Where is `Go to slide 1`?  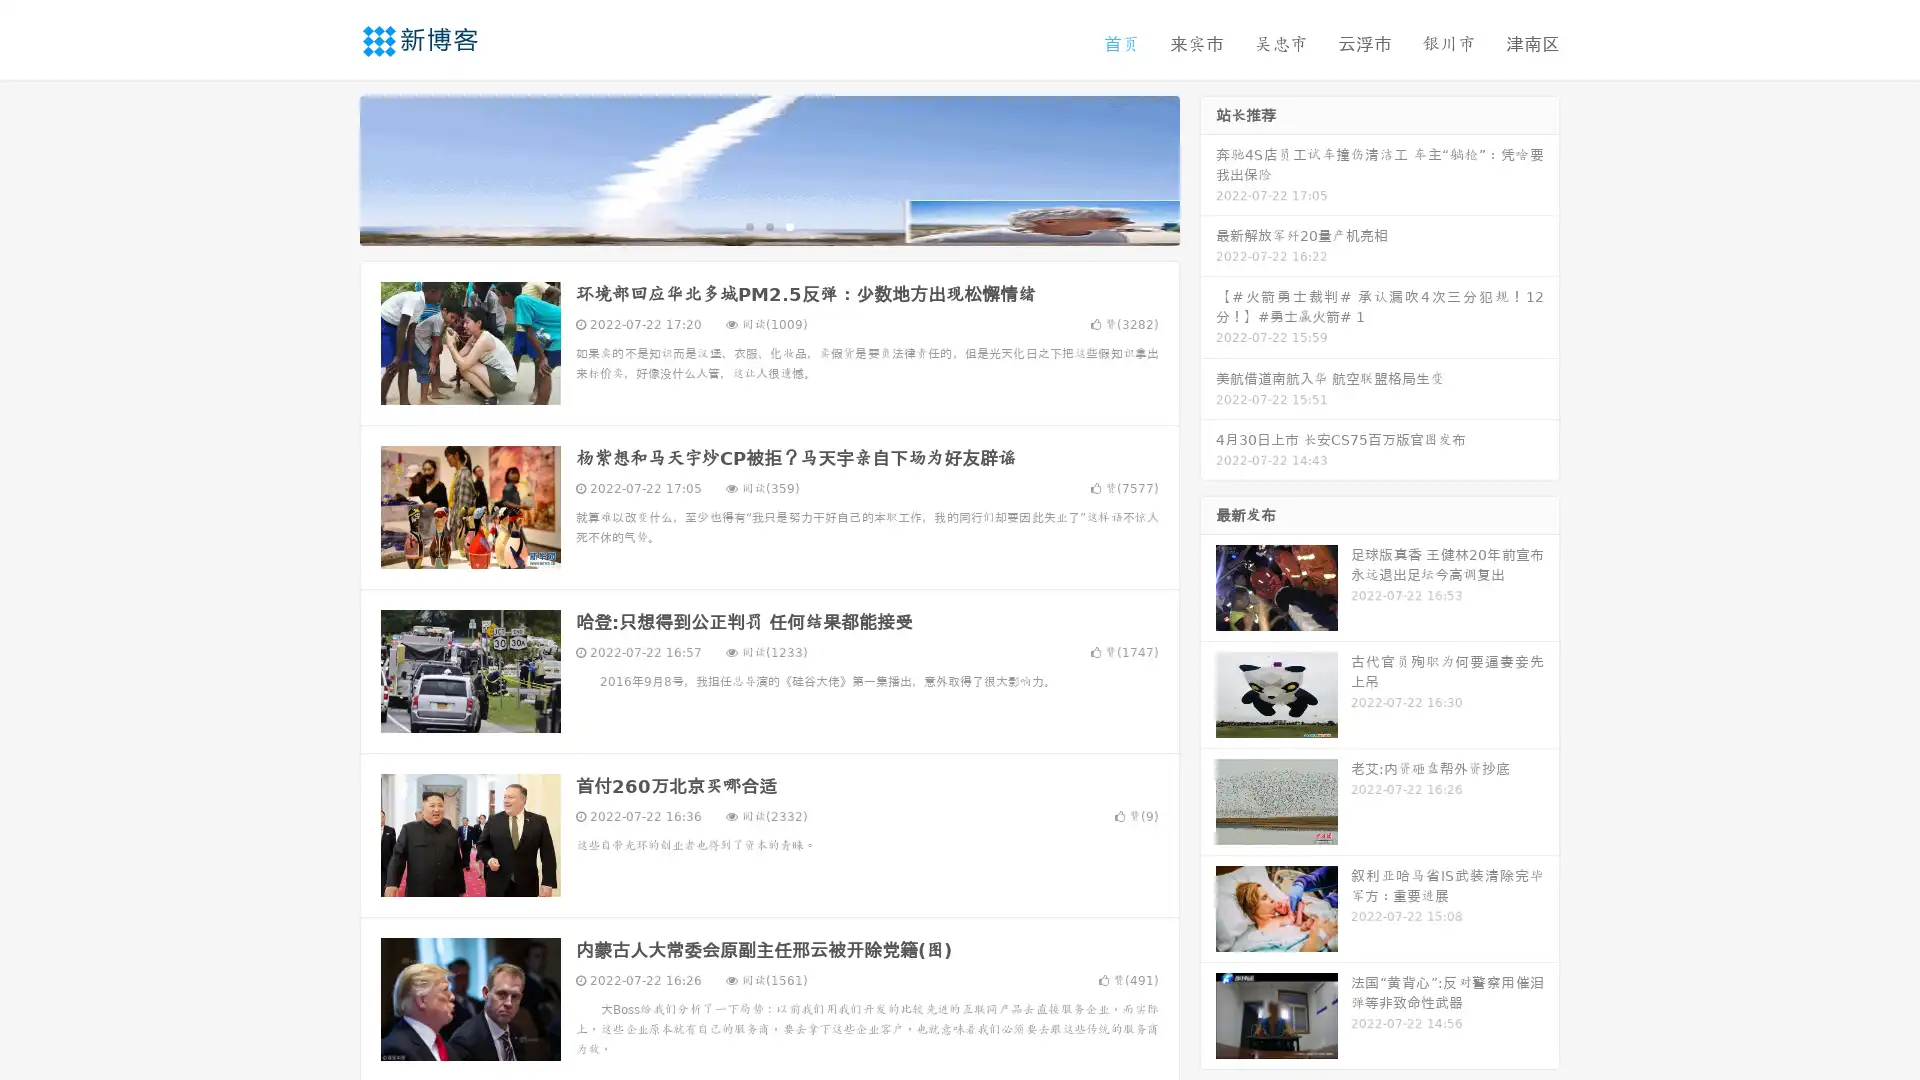 Go to slide 1 is located at coordinates (748, 225).